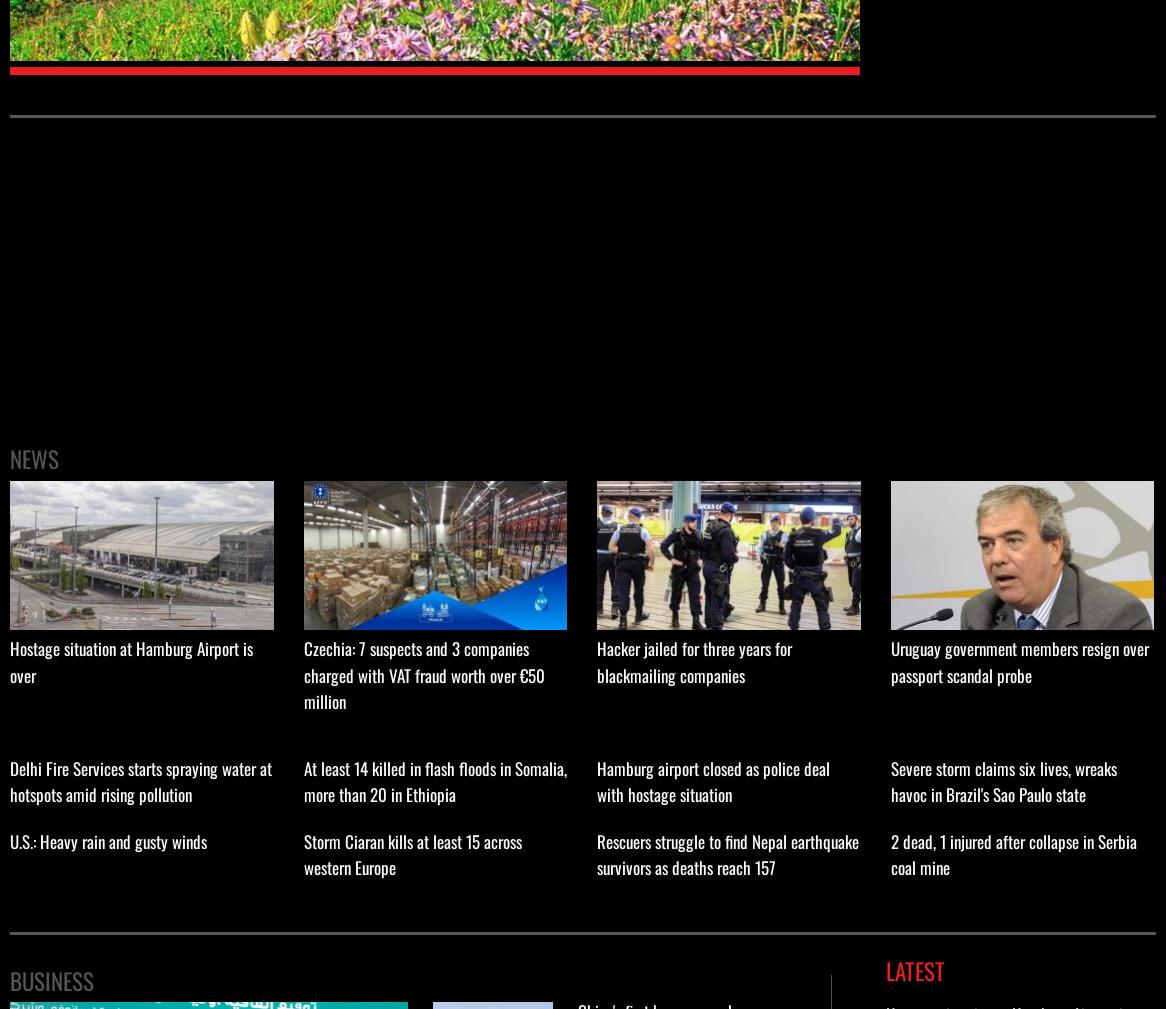  What do you see at coordinates (422, 675) in the screenshot?
I see `'Czechia: 7 suspects and 3 companies charged with VAT fraud worth over €50 million'` at bounding box center [422, 675].